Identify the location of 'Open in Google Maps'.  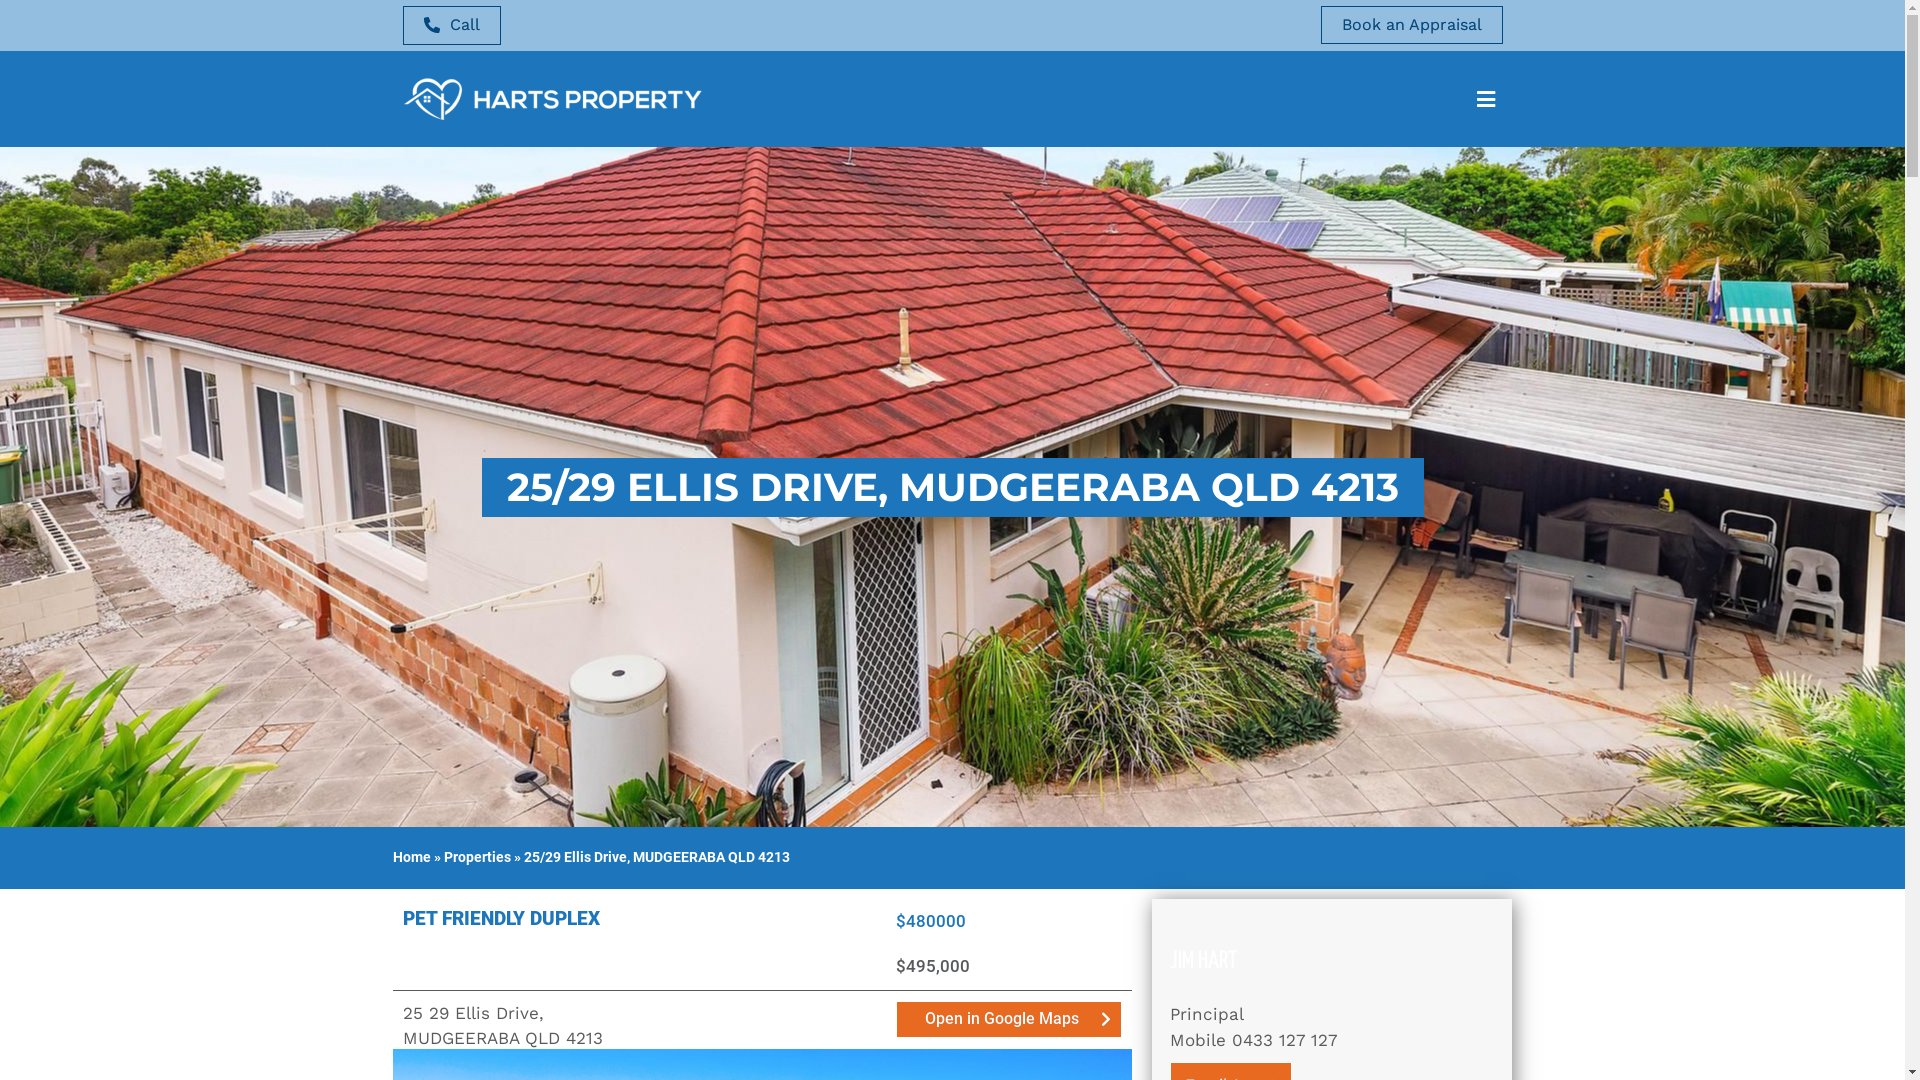
(1009, 1019).